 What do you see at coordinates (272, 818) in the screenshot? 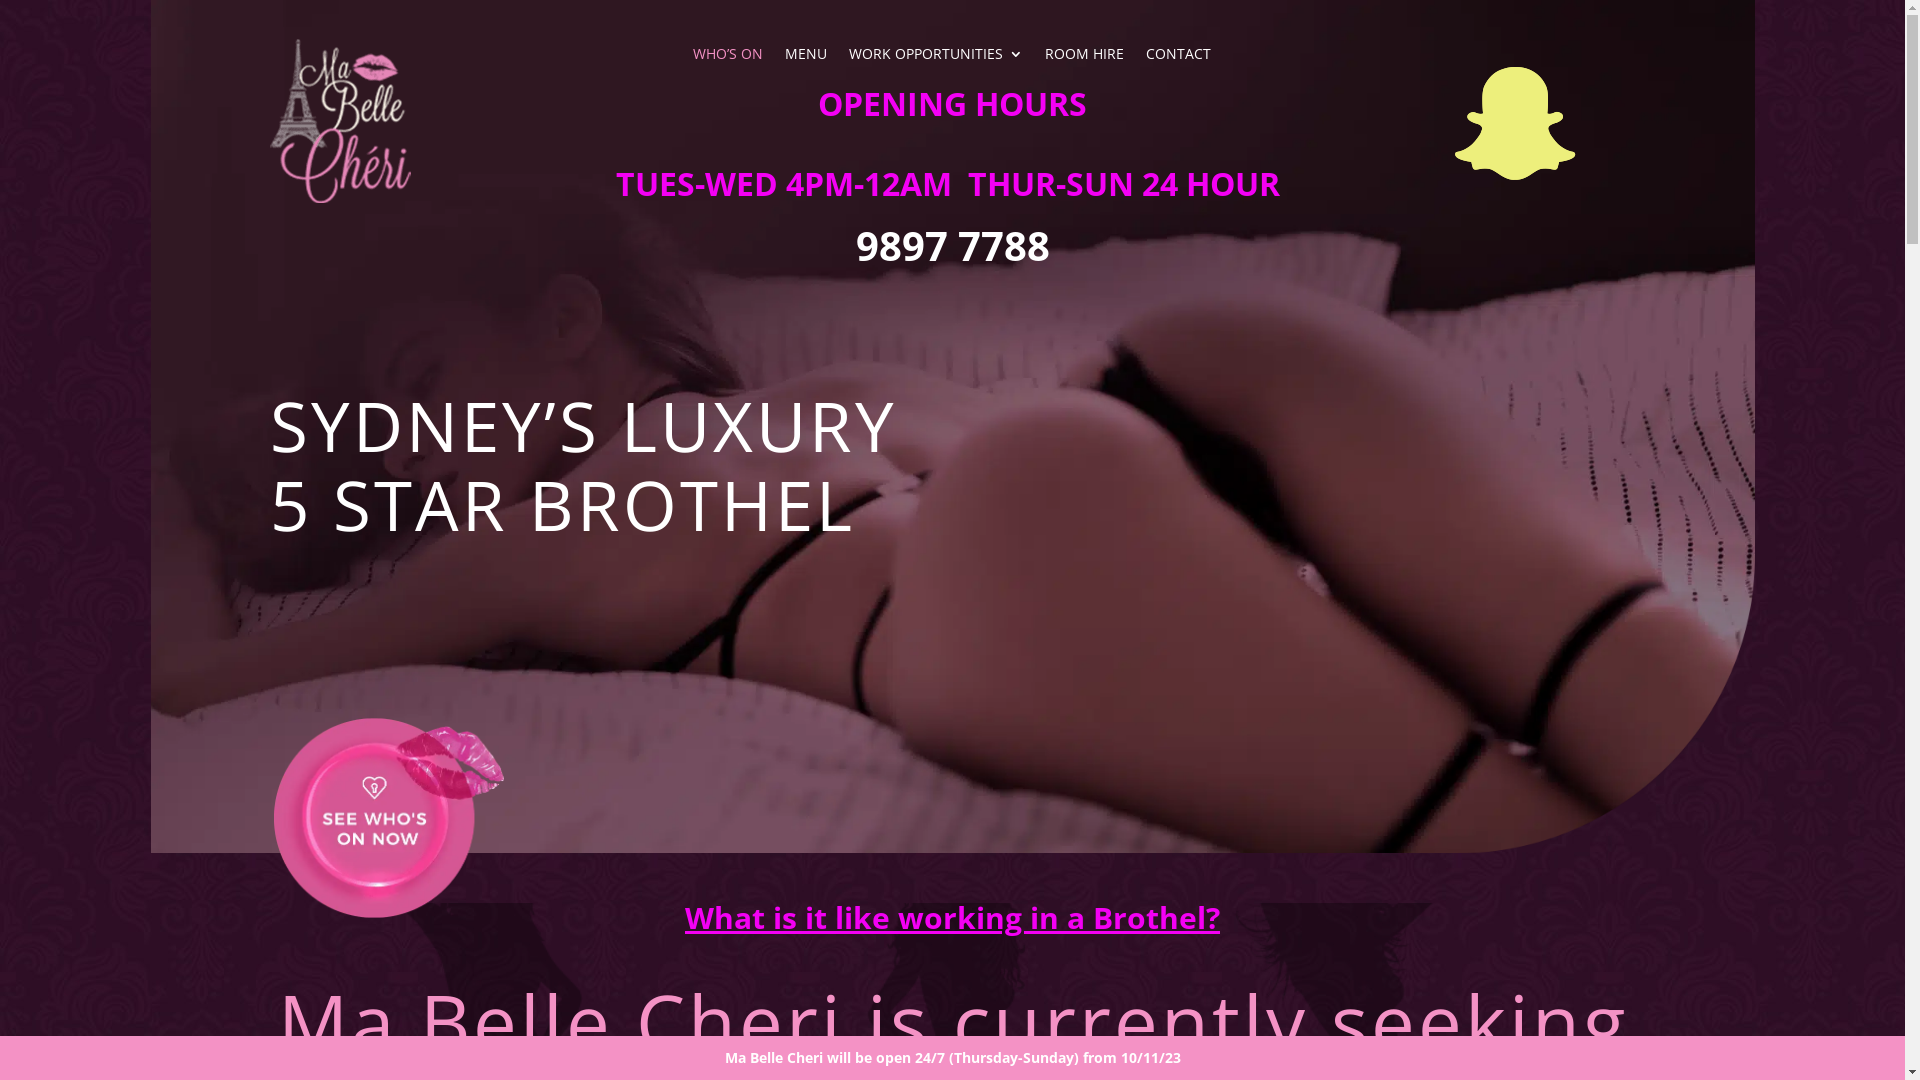
I see `'whos-on-button'` at bounding box center [272, 818].